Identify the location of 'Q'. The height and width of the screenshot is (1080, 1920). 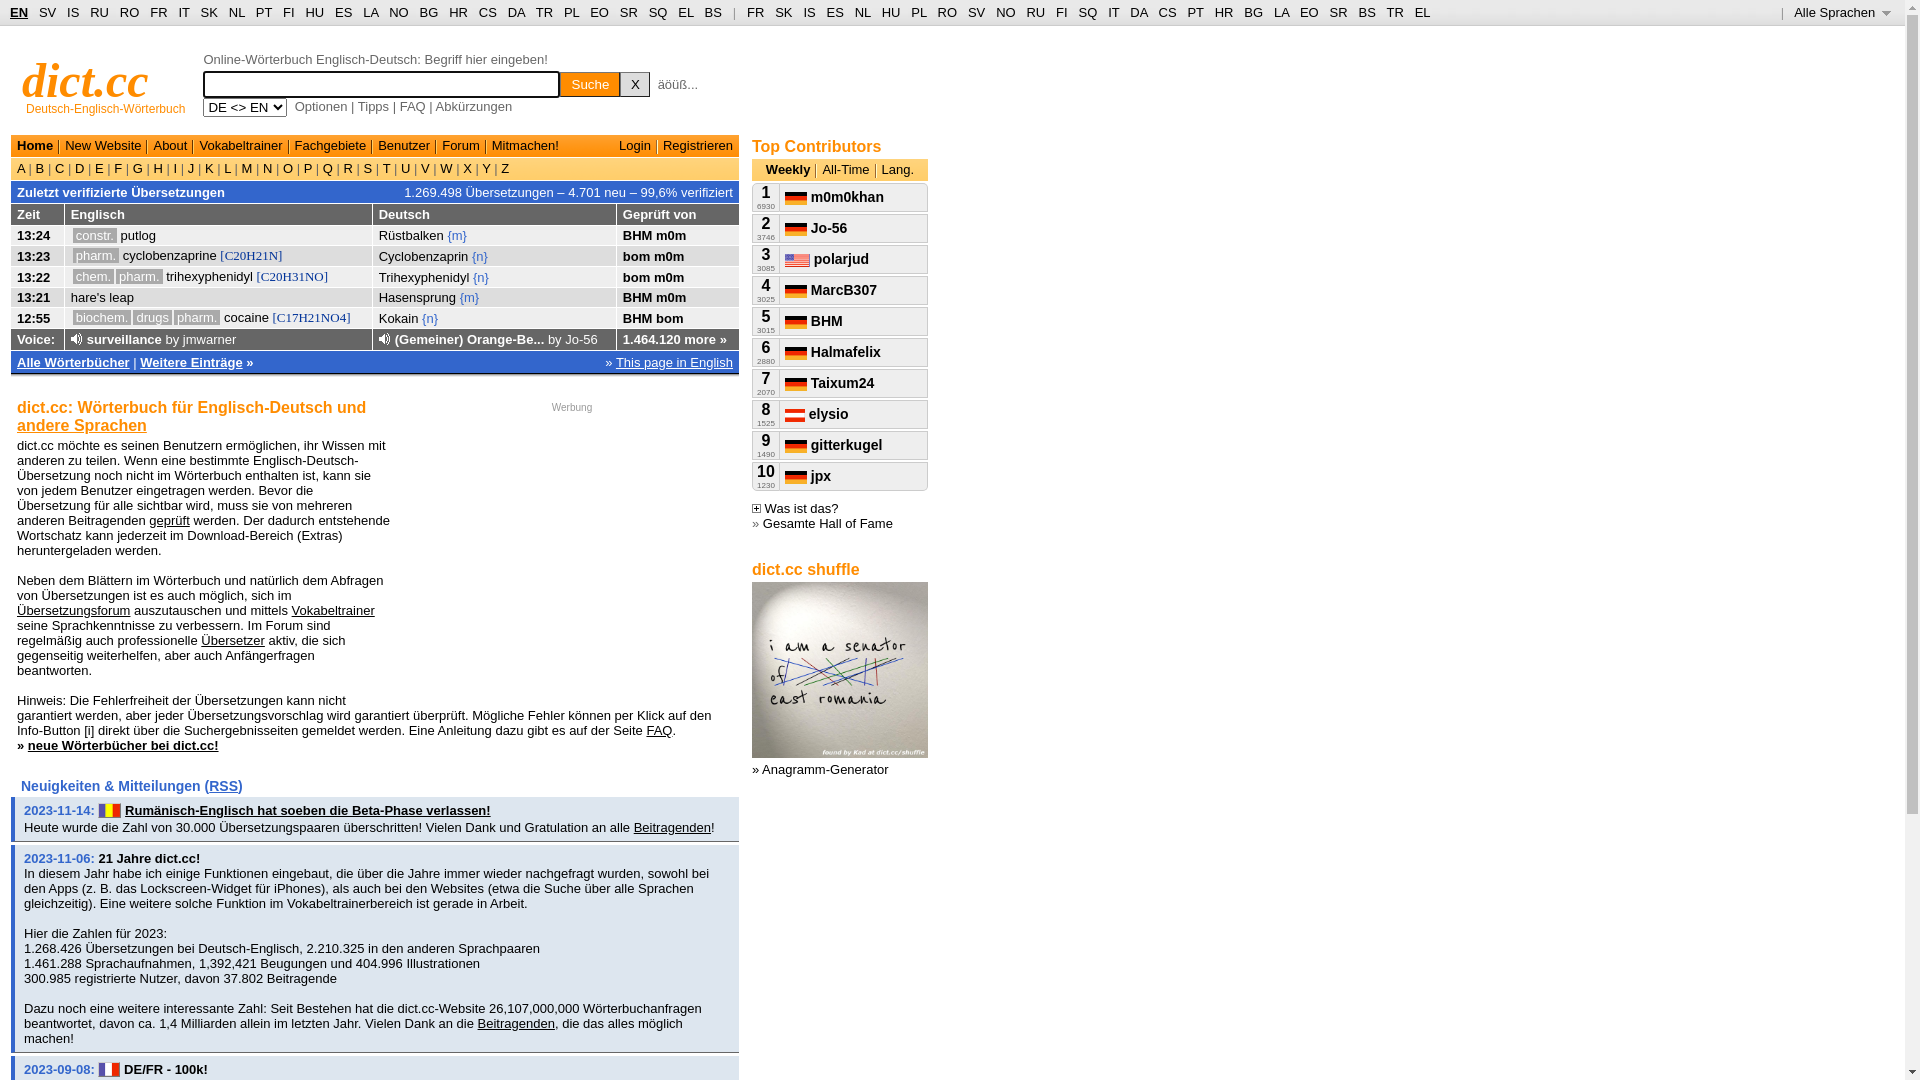
(327, 167).